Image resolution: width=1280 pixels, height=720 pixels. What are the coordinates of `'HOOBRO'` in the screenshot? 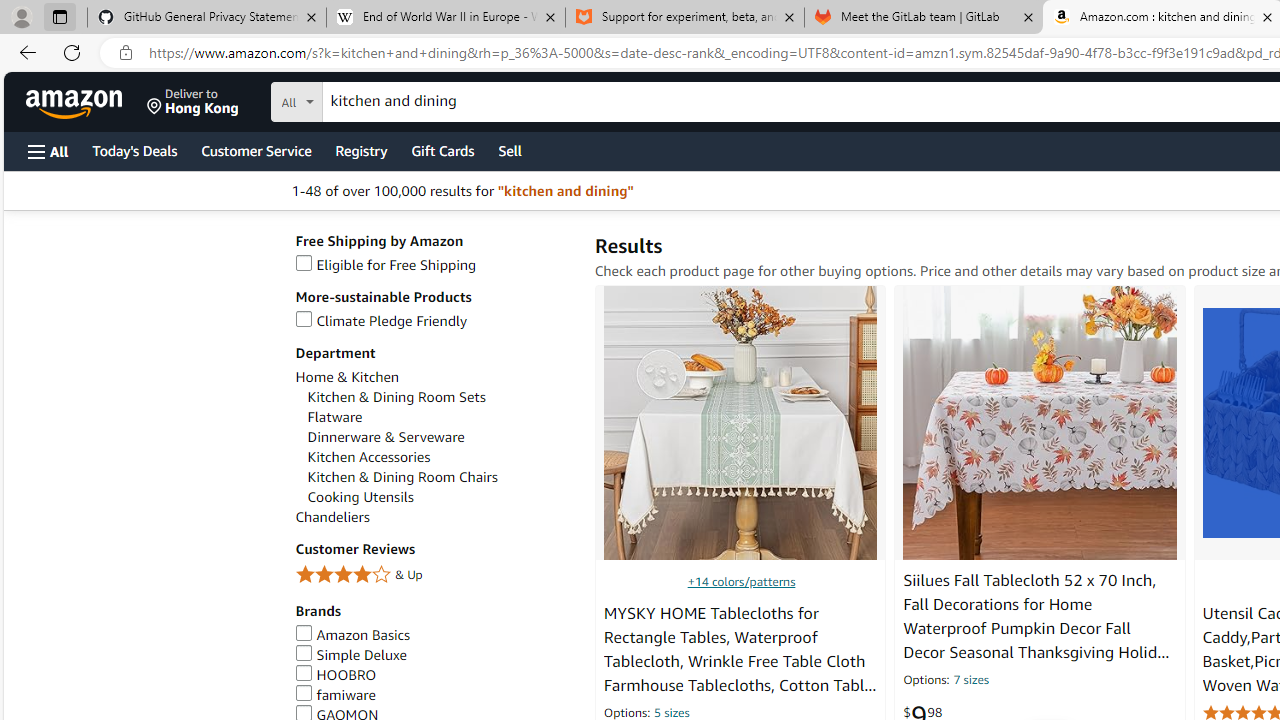 It's located at (336, 675).